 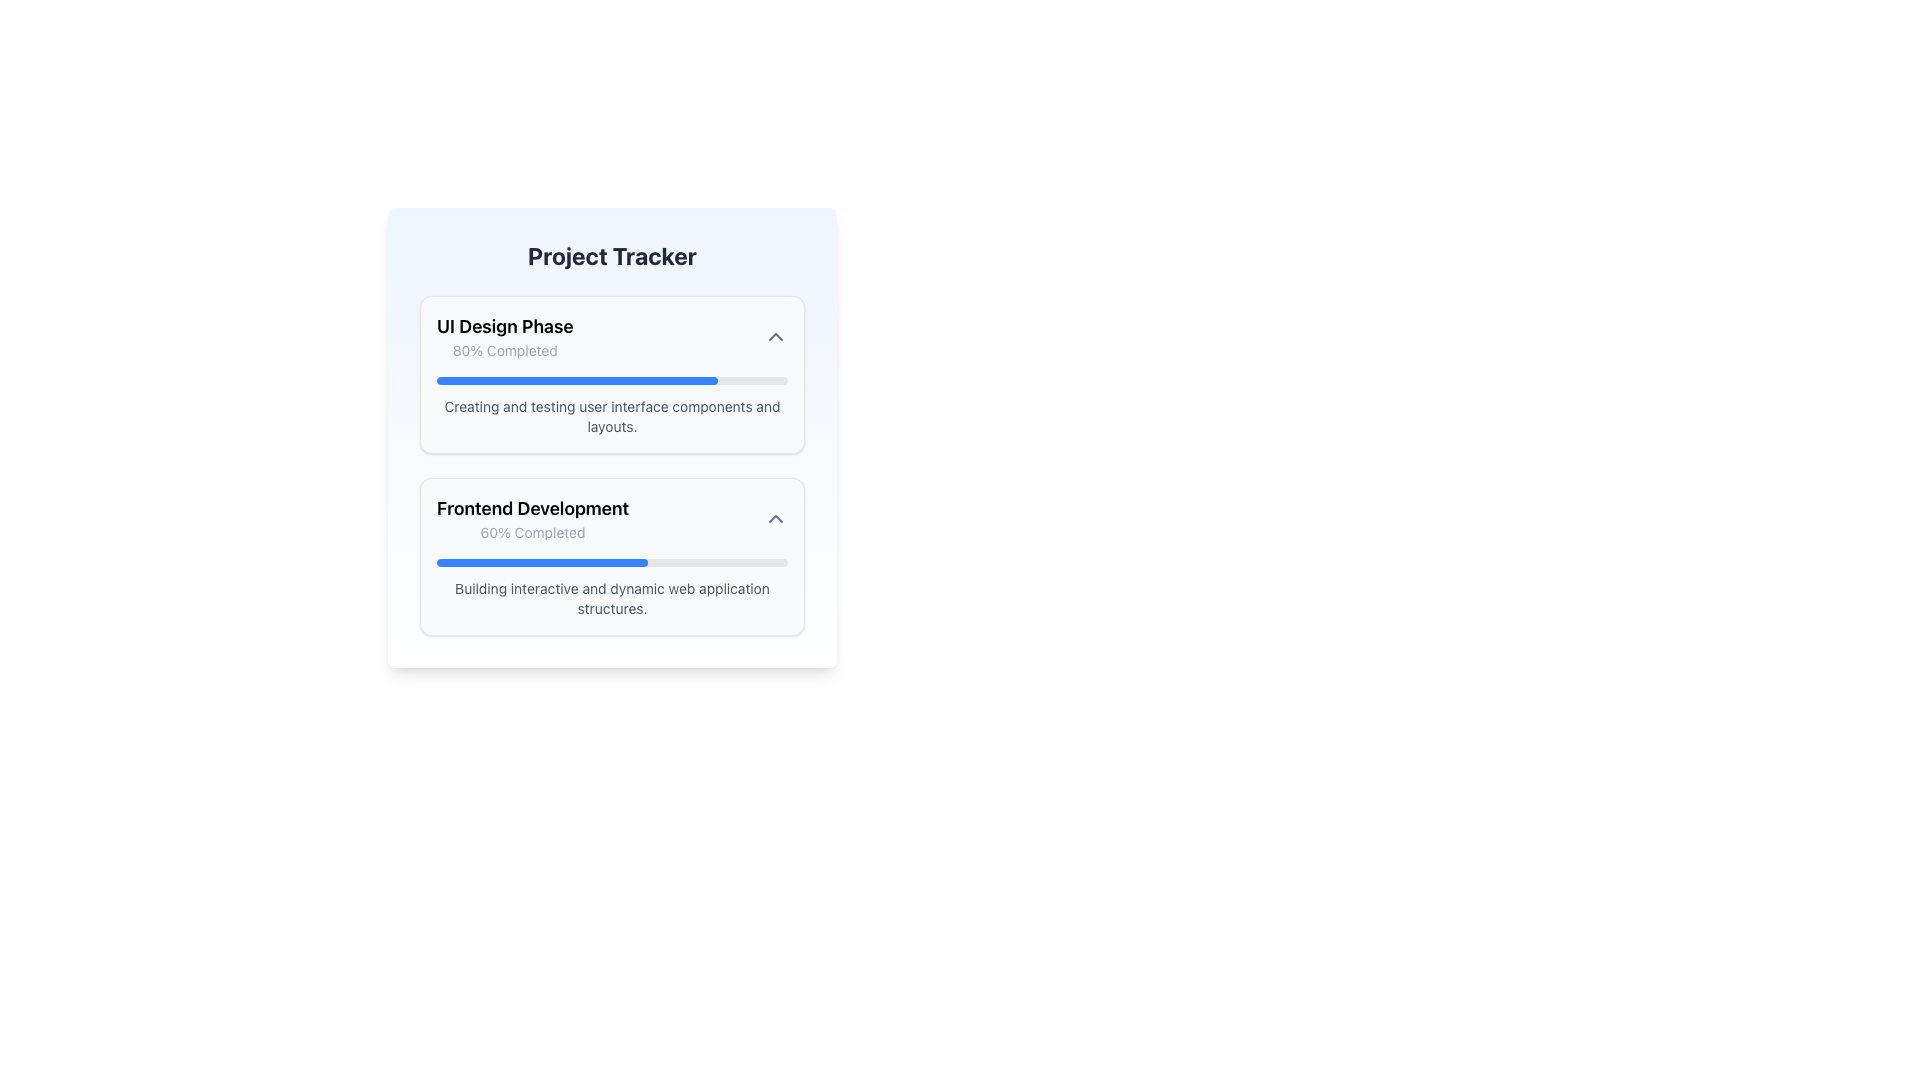 I want to click on text label displaying '80% Completed' which is located below the 'UI Design Phase' header within the progress information card, so click(x=505, y=350).